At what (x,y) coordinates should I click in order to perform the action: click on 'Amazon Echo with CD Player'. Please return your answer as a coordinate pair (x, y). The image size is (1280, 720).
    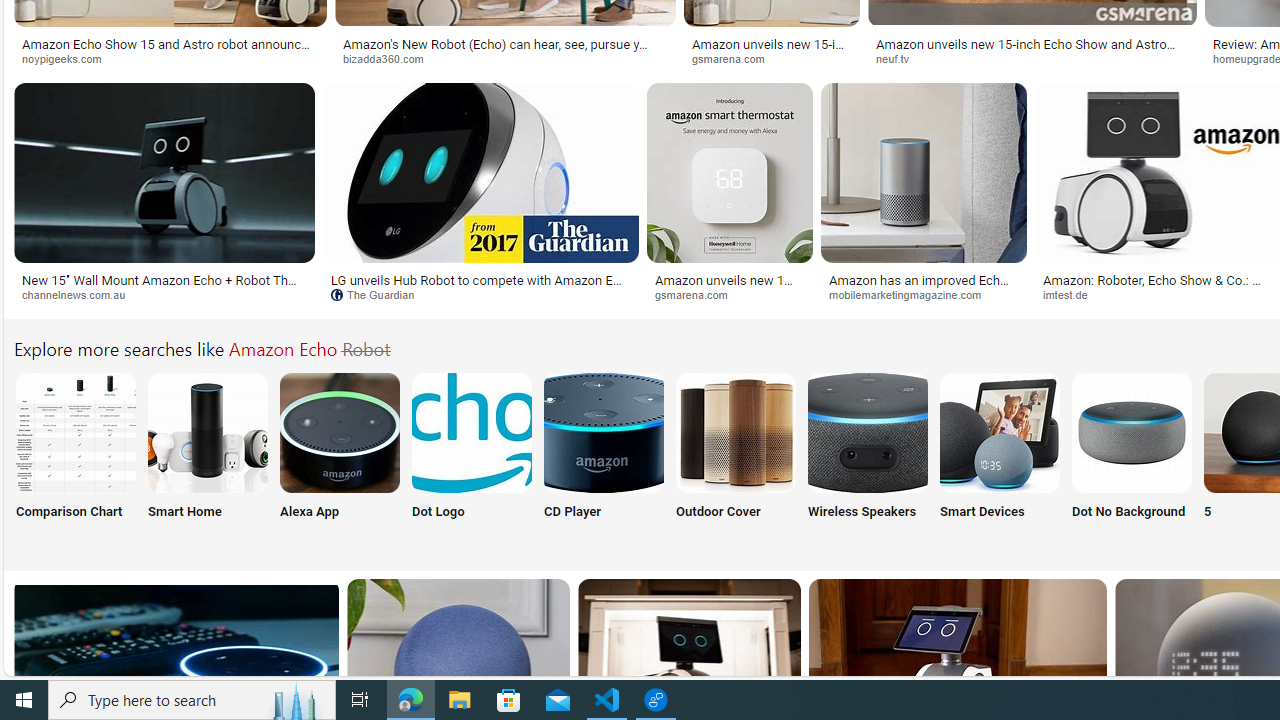
    Looking at the image, I should click on (603, 431).